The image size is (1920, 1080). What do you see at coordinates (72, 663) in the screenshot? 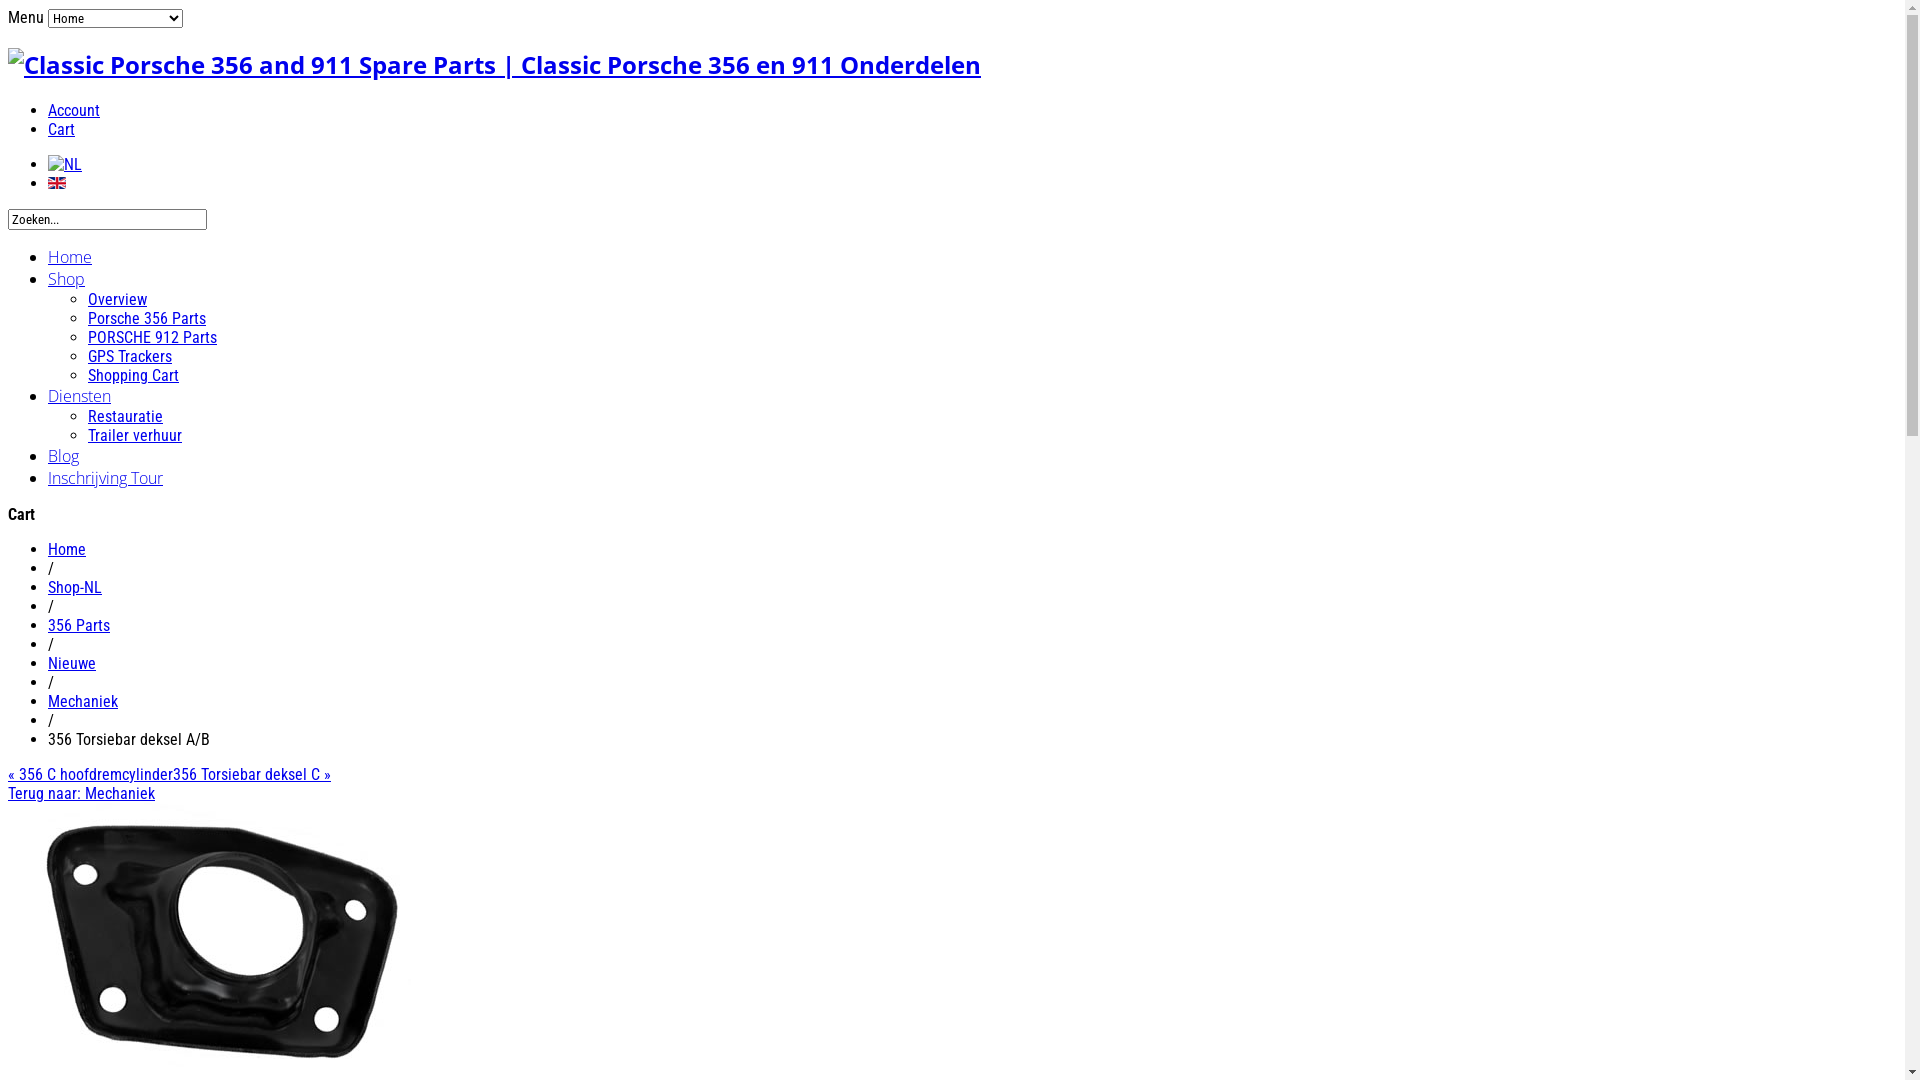
I see `'Nieuwe'` at bounding box center [72, 663].